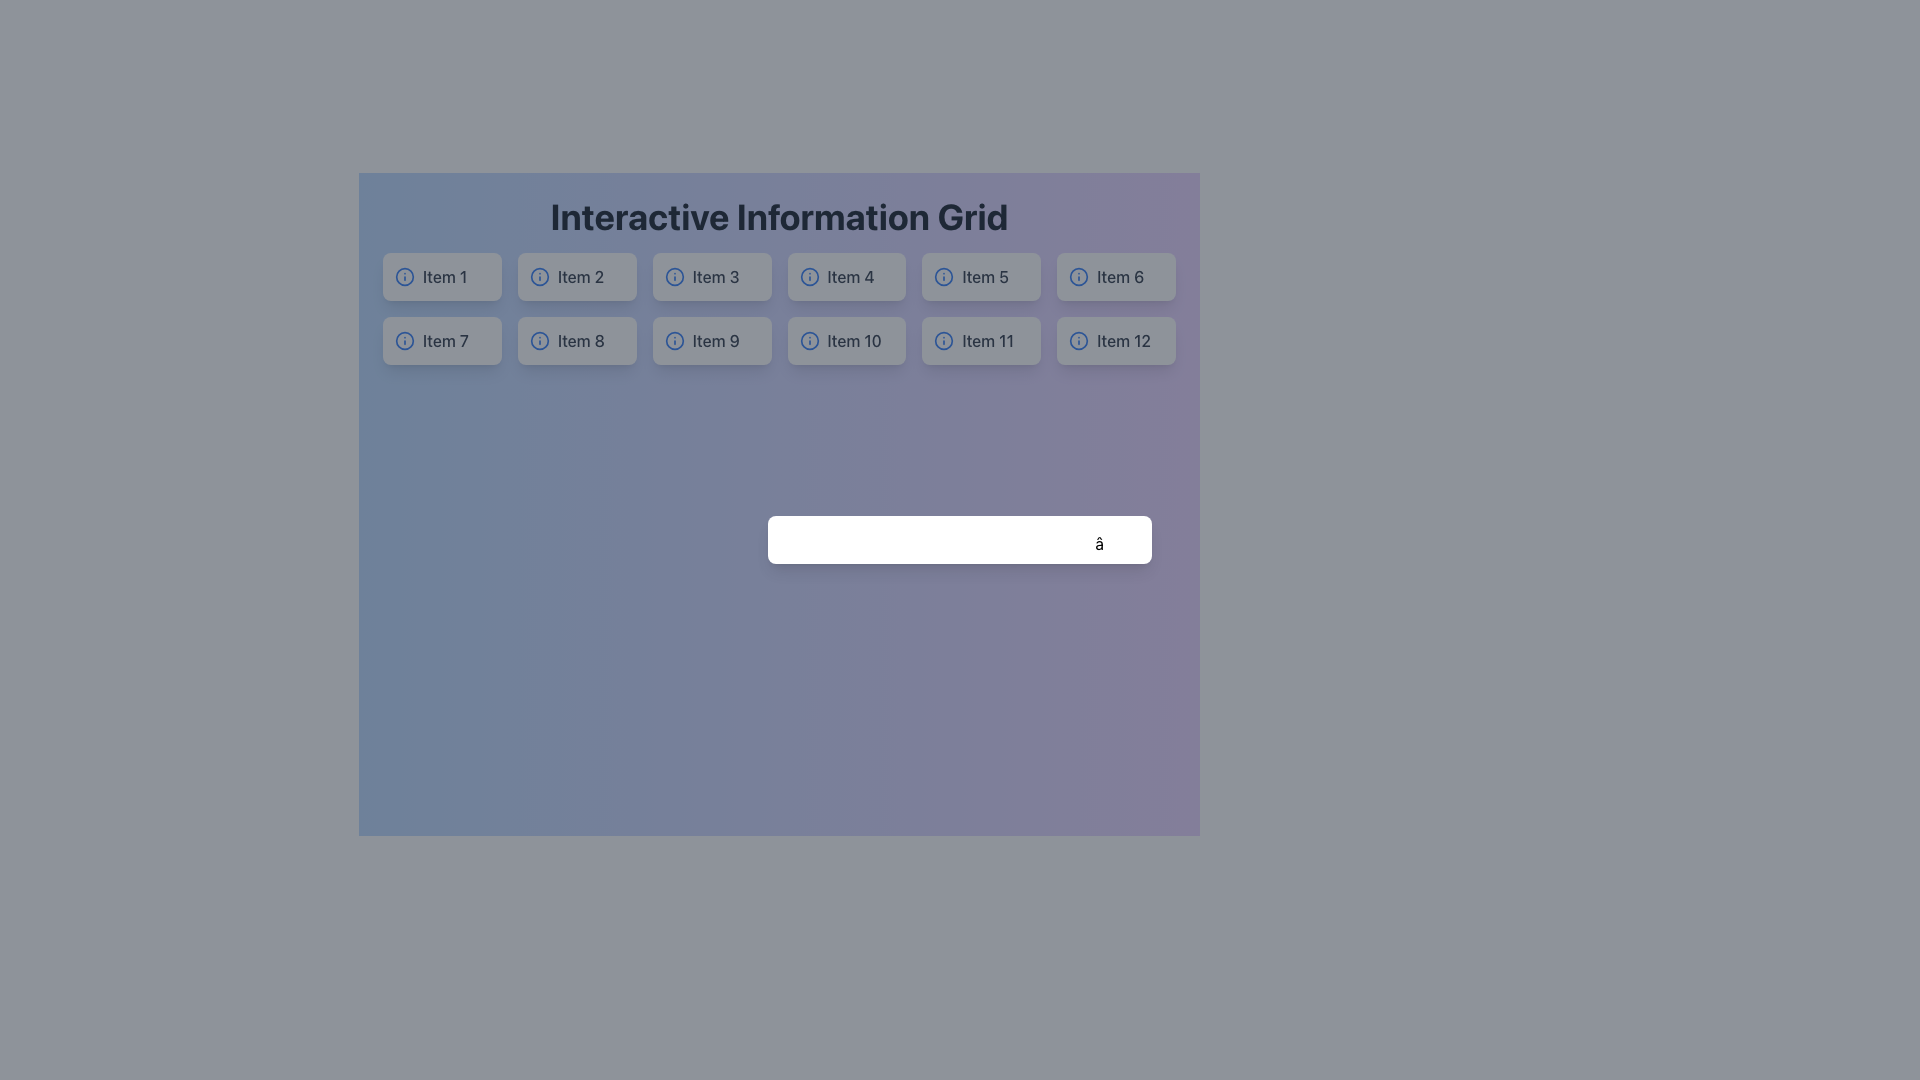 This screenshot has width=1920, height=1080. What do you see at coordinates (943, 339) in the screenshot?
I see `the Decorative SVG circle with a blue outline and transparent center, which is part of the icon labeled 'Item 11', located on the second row, second column from the right in the grid` at bounding box center [943, 339].